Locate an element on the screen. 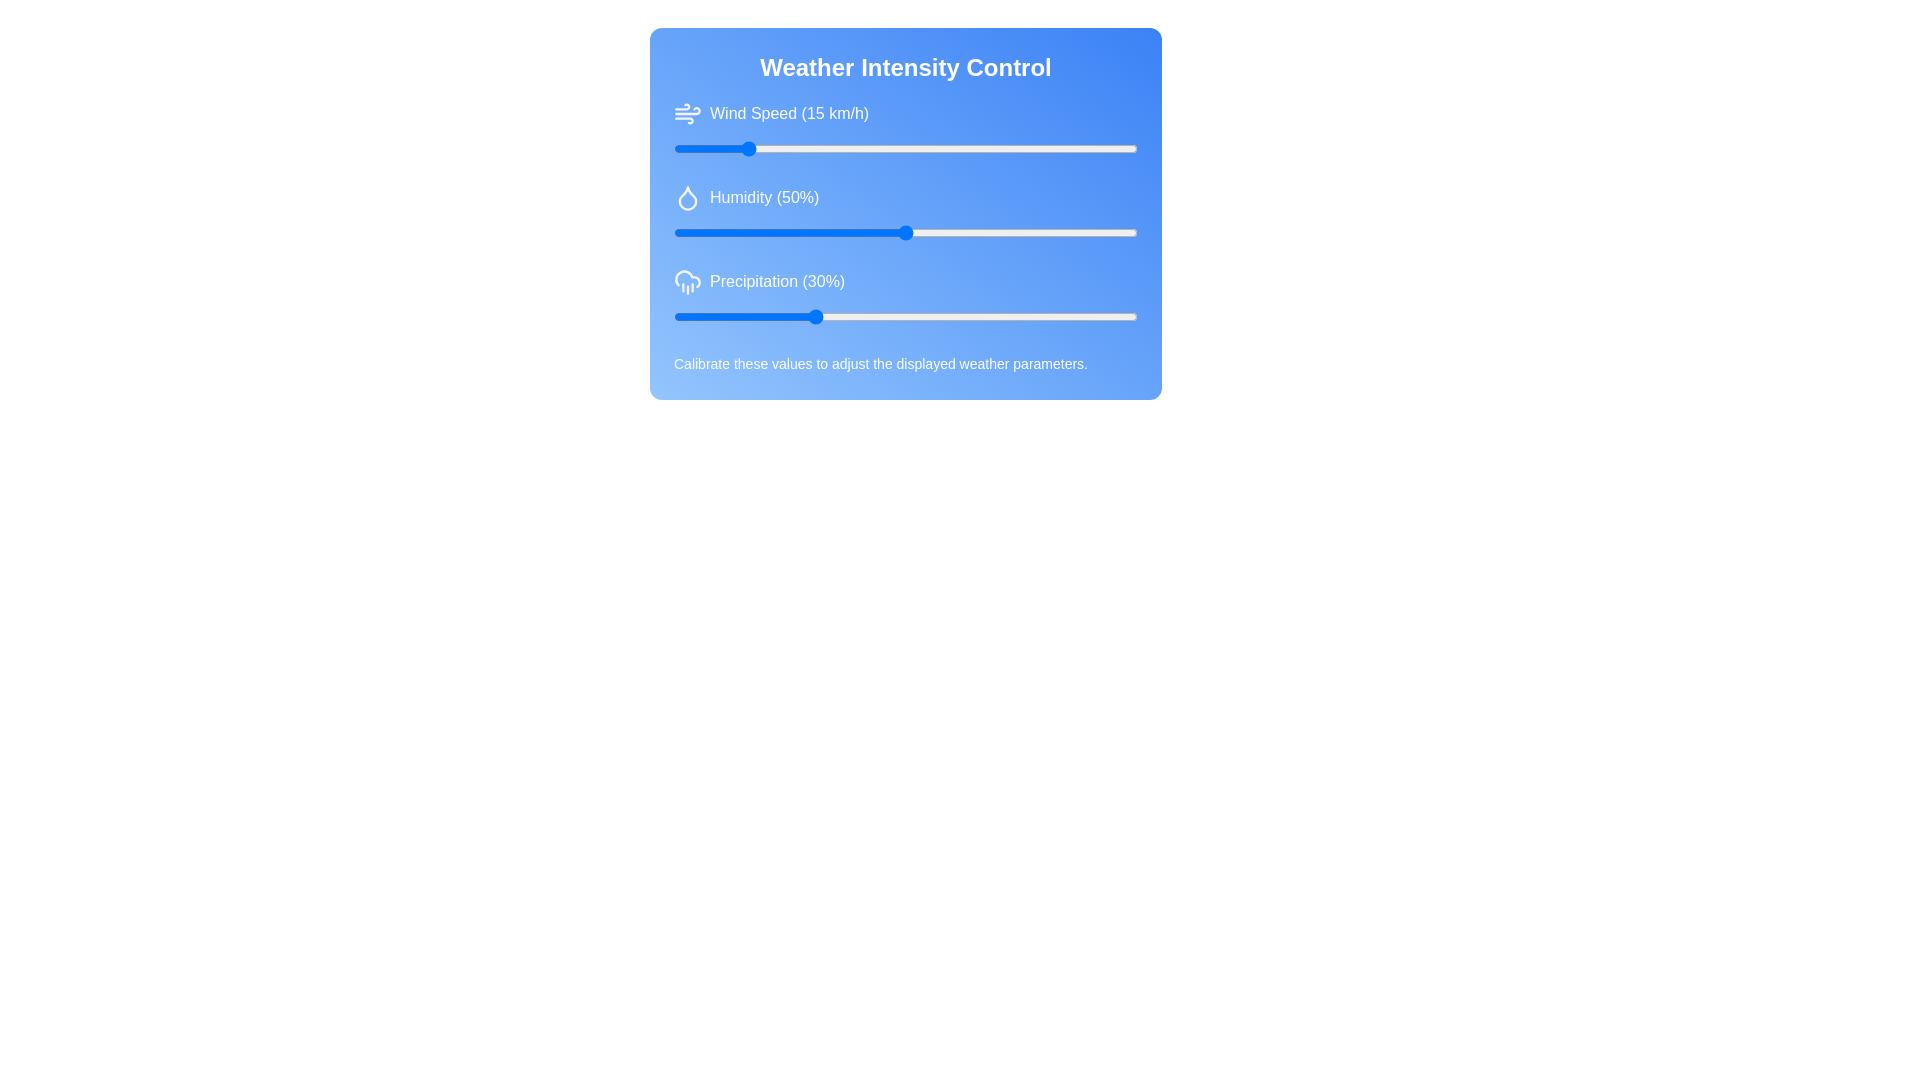 The height and width of the screenshot is (1080, 1920). precipitation intensity is located at coordinates (840, 315).